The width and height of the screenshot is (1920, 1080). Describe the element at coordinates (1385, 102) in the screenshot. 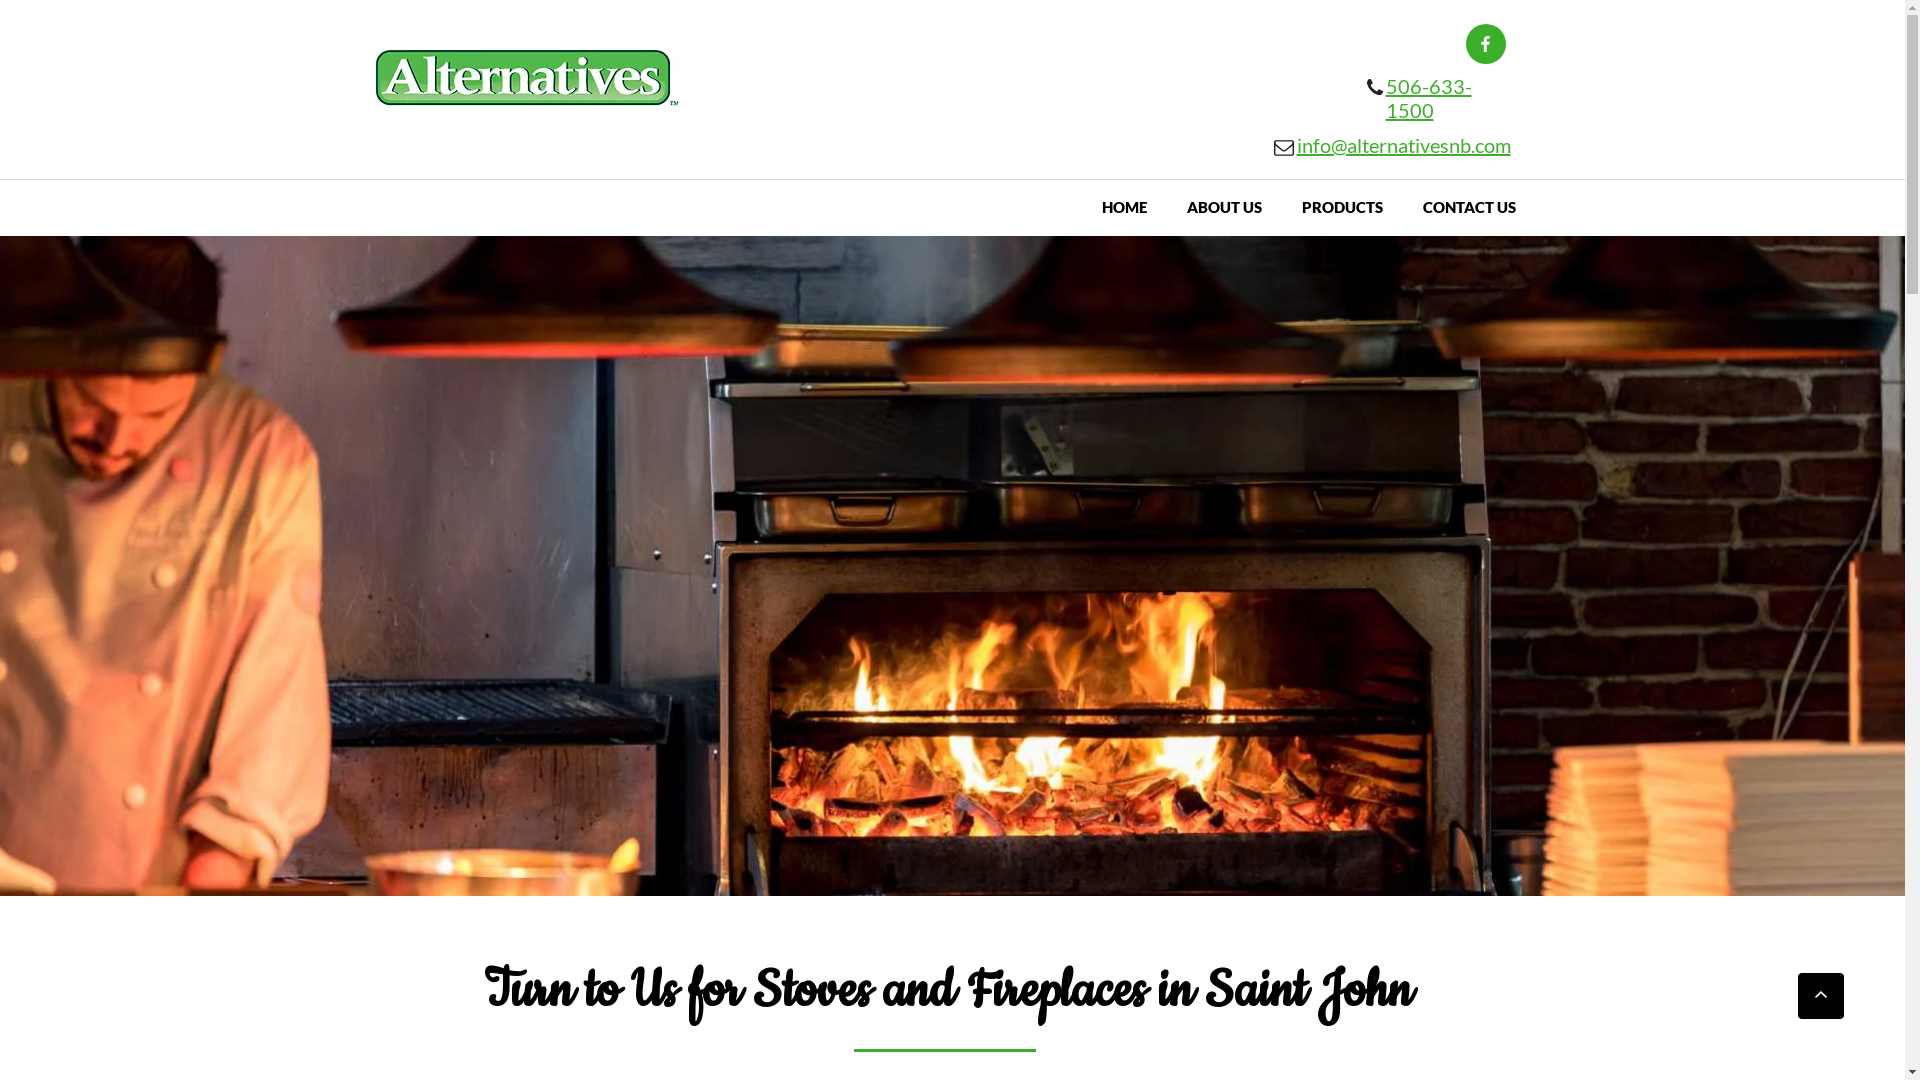

I see `'506-633-1500'` at that location.